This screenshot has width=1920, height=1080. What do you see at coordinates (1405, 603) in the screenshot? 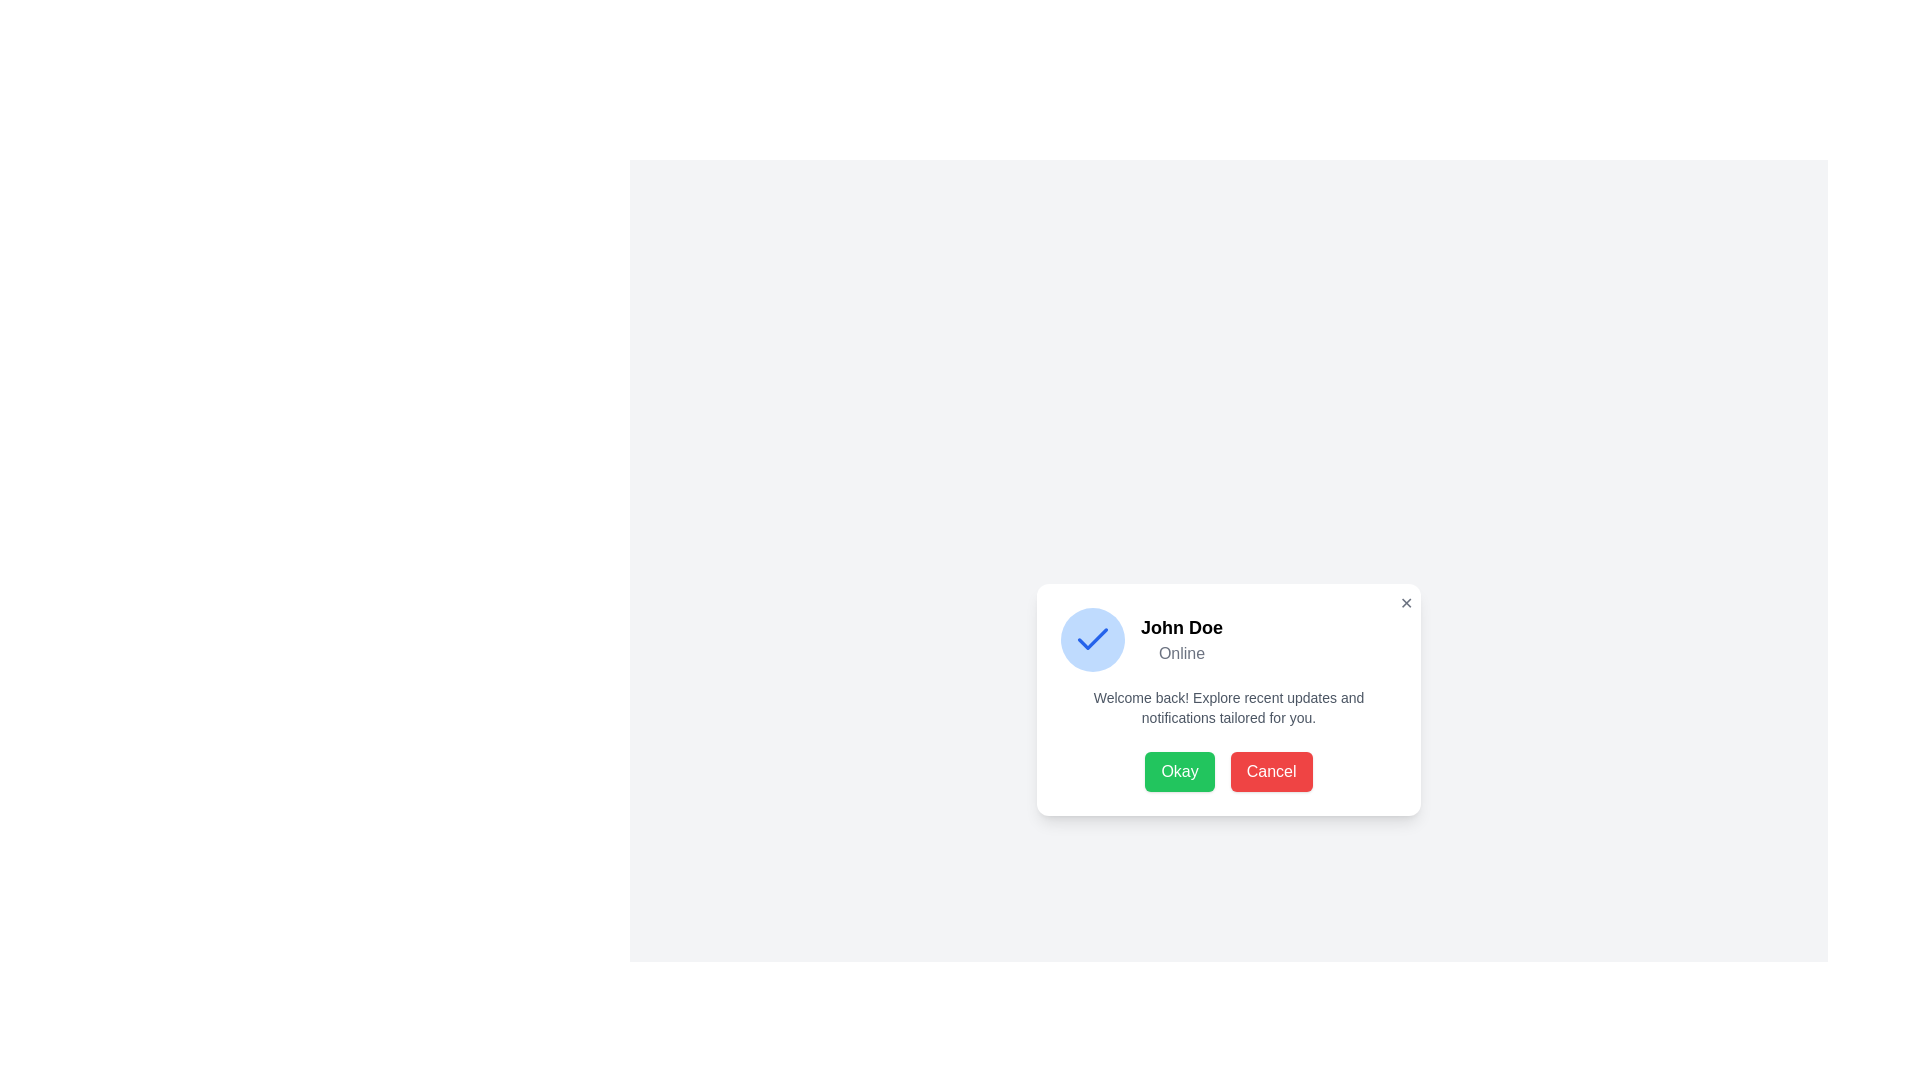
I see `the close button icon, which resembles an 'X' and is located in the top-right corner of the white dialog box, to observe its style changes` at bounding box center [1405, 603].